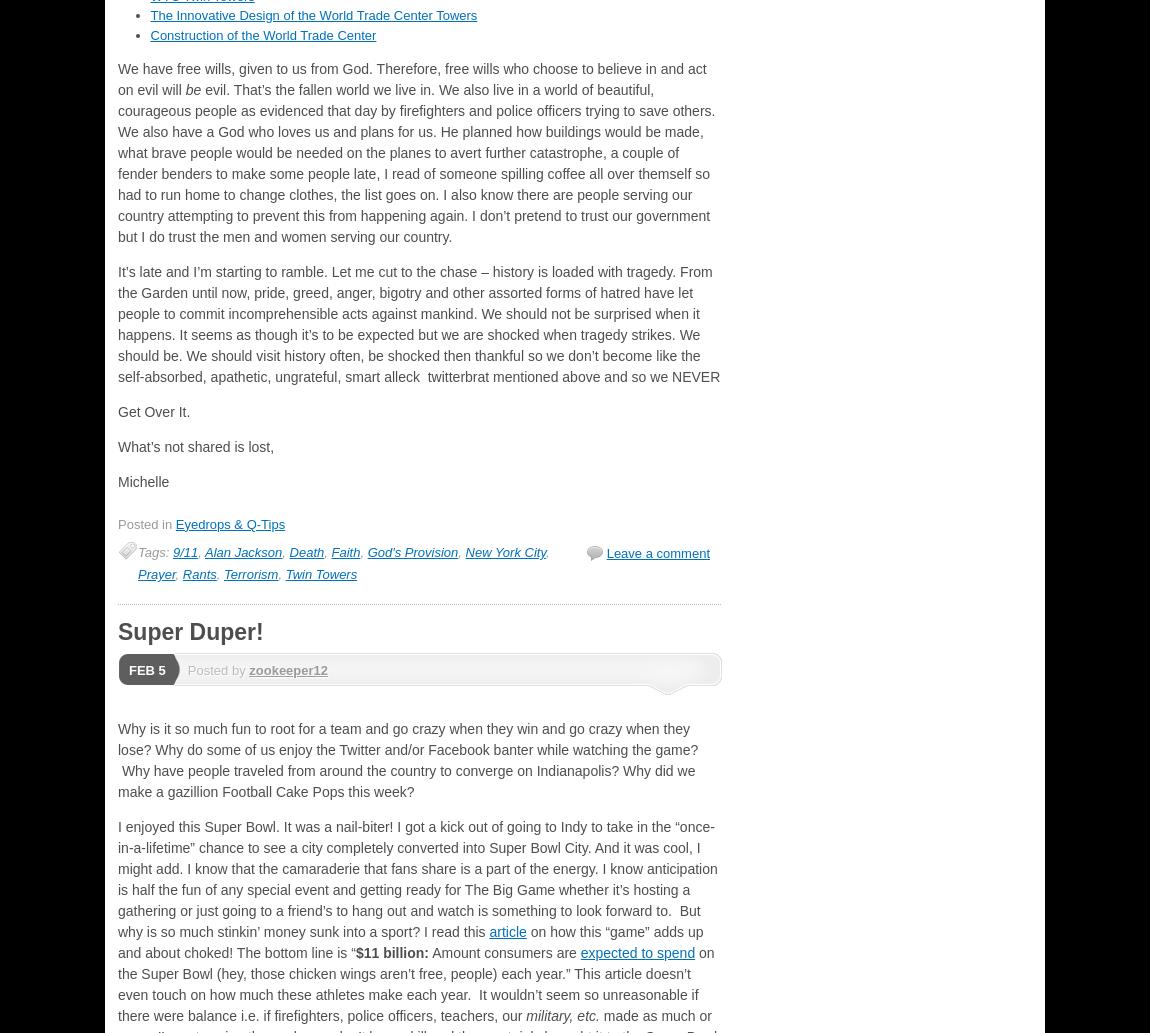 The width and height of the screenshot is (1150, 1033). Describe the element at coordinates (154, 551) in the screenshot. I see `'Tags:'` at that location.